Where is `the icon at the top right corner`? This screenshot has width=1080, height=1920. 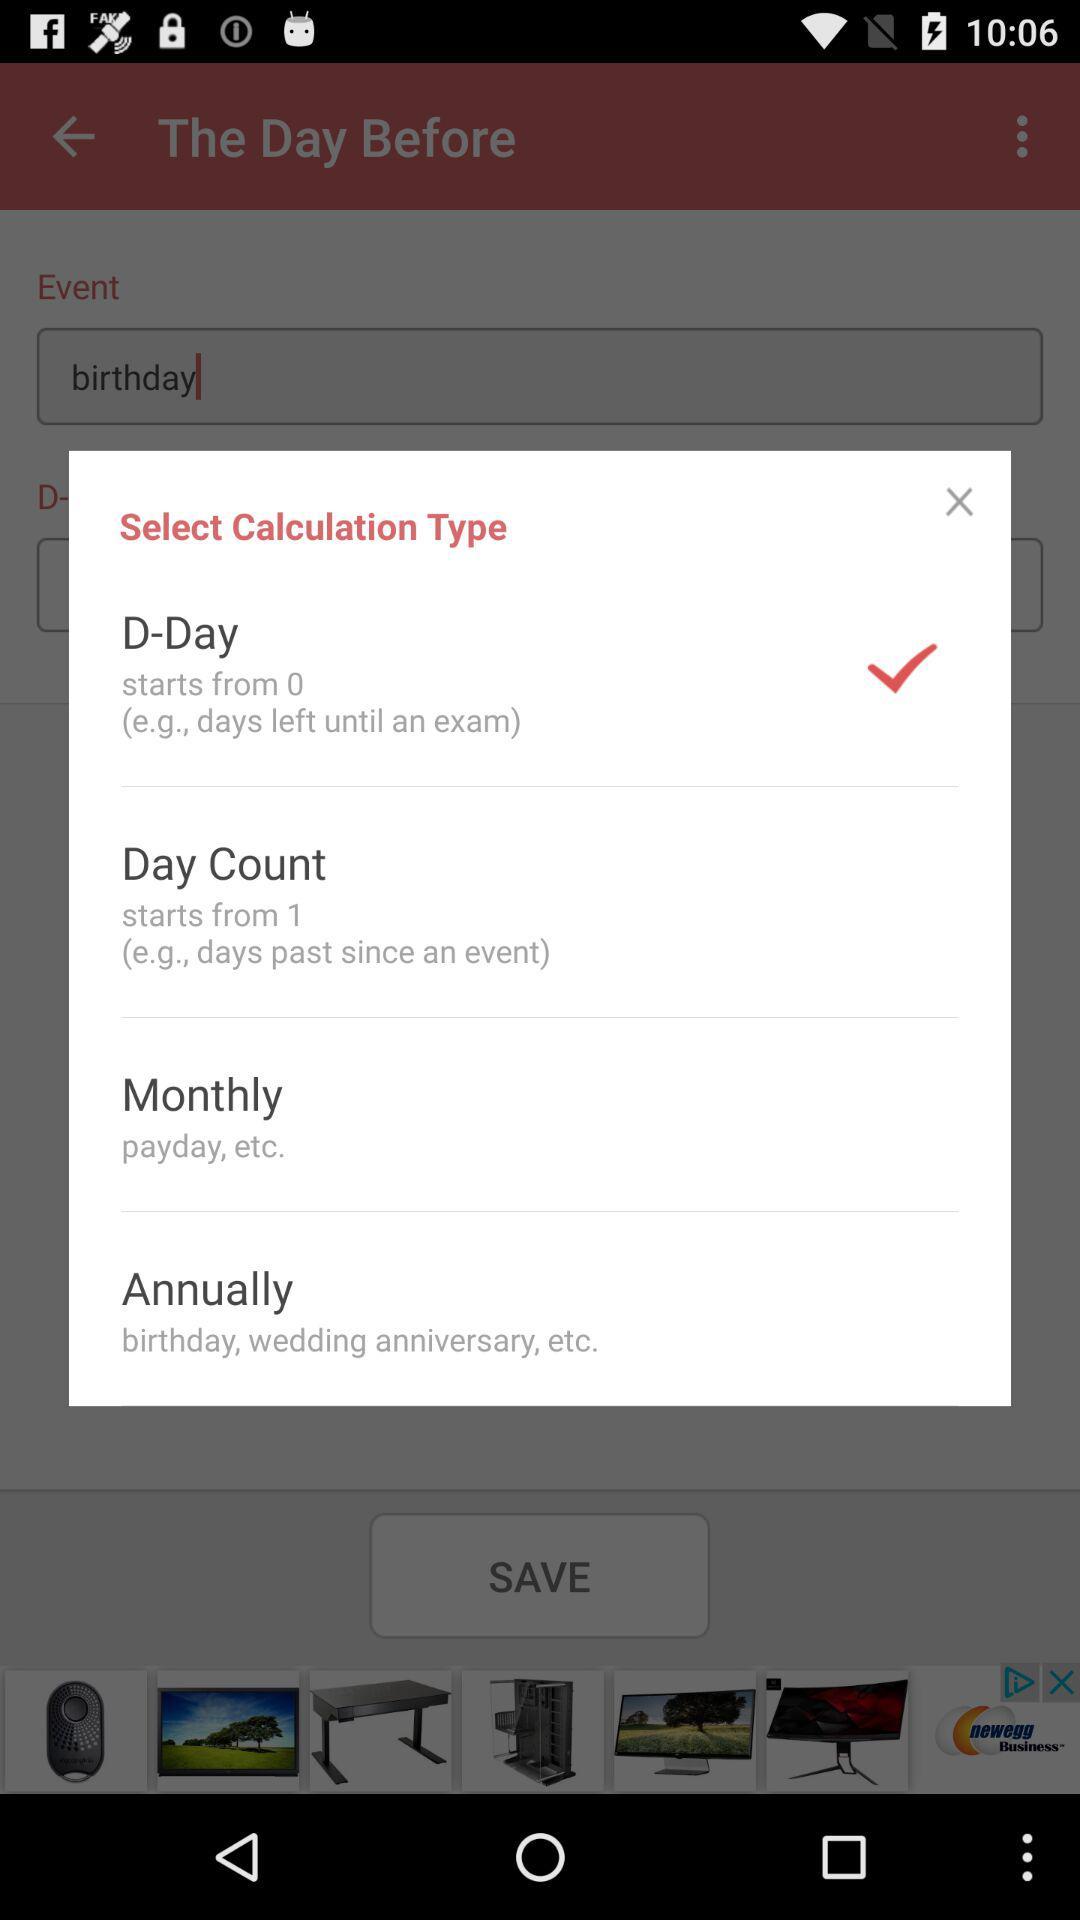
the icon at the top right corner is located at coordinates (958, 502).